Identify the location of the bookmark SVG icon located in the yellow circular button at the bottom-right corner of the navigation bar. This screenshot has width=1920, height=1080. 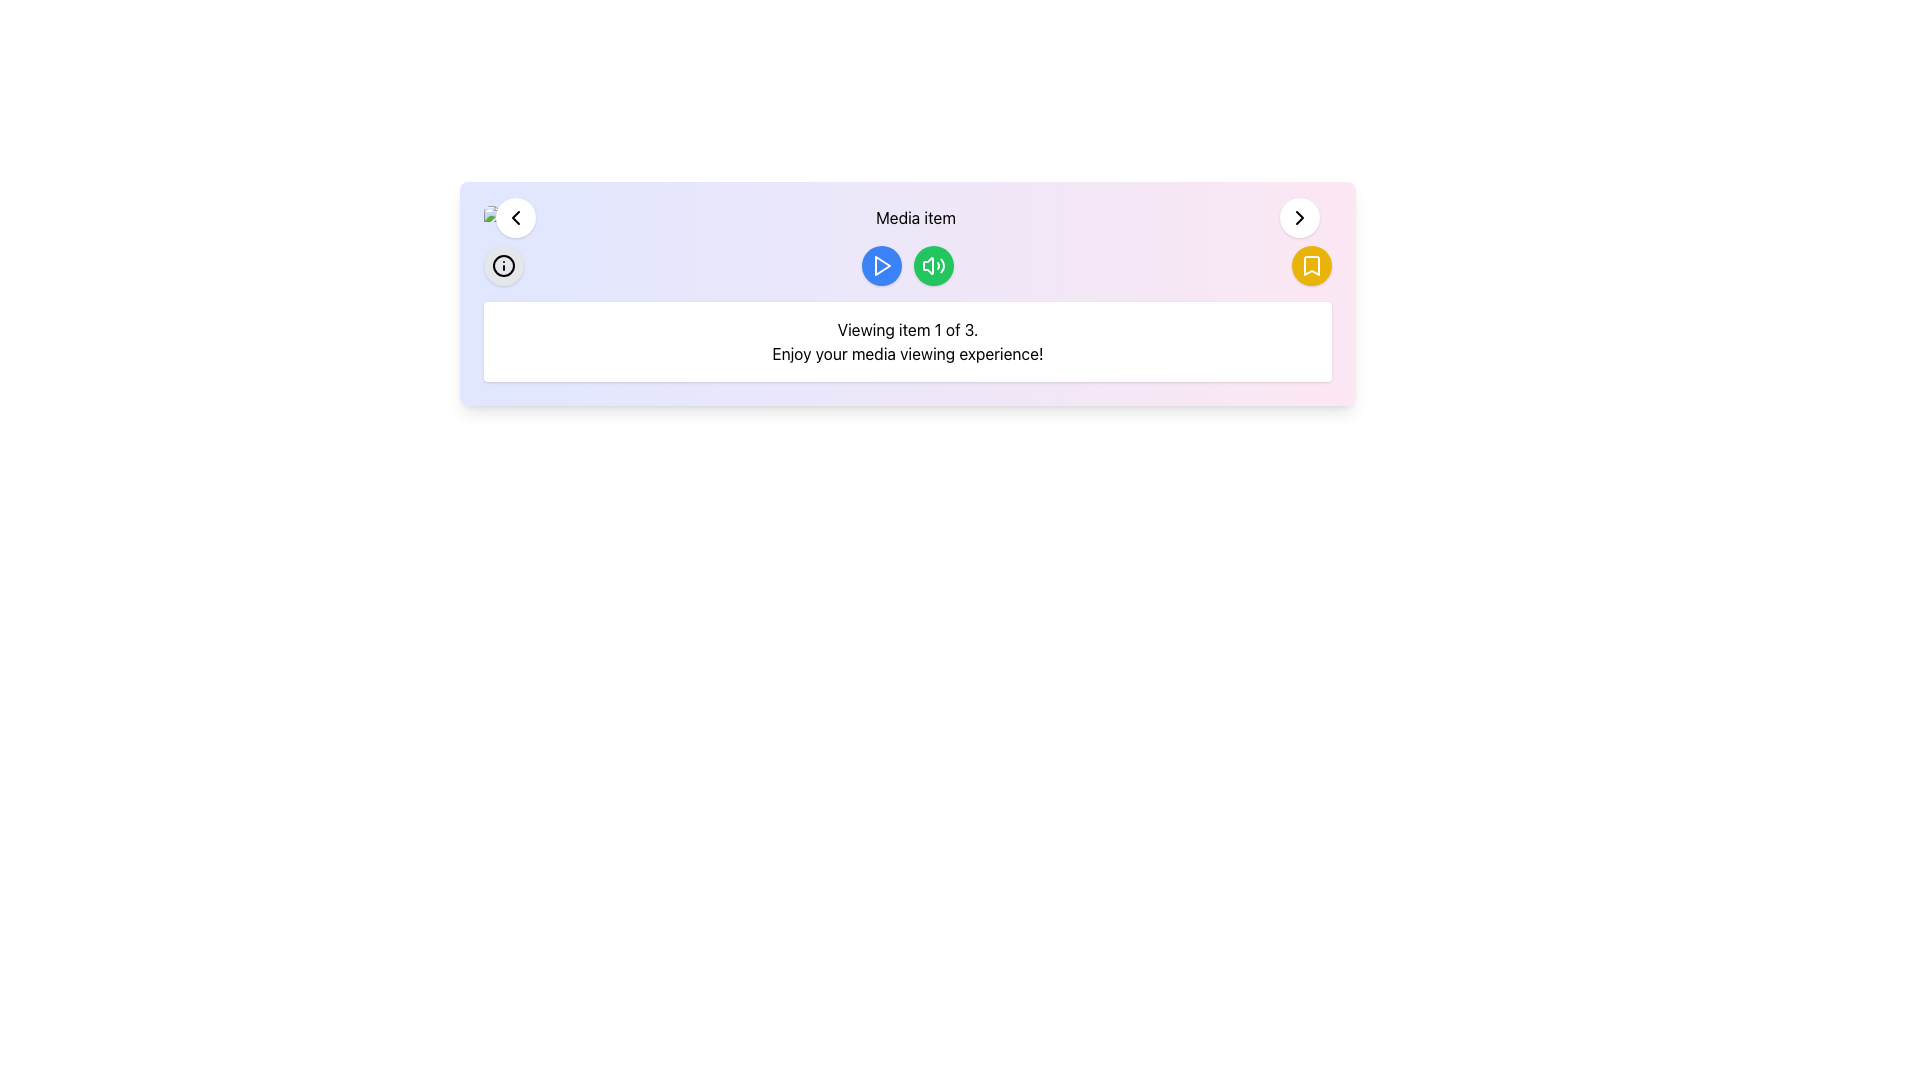
(1311, 265).